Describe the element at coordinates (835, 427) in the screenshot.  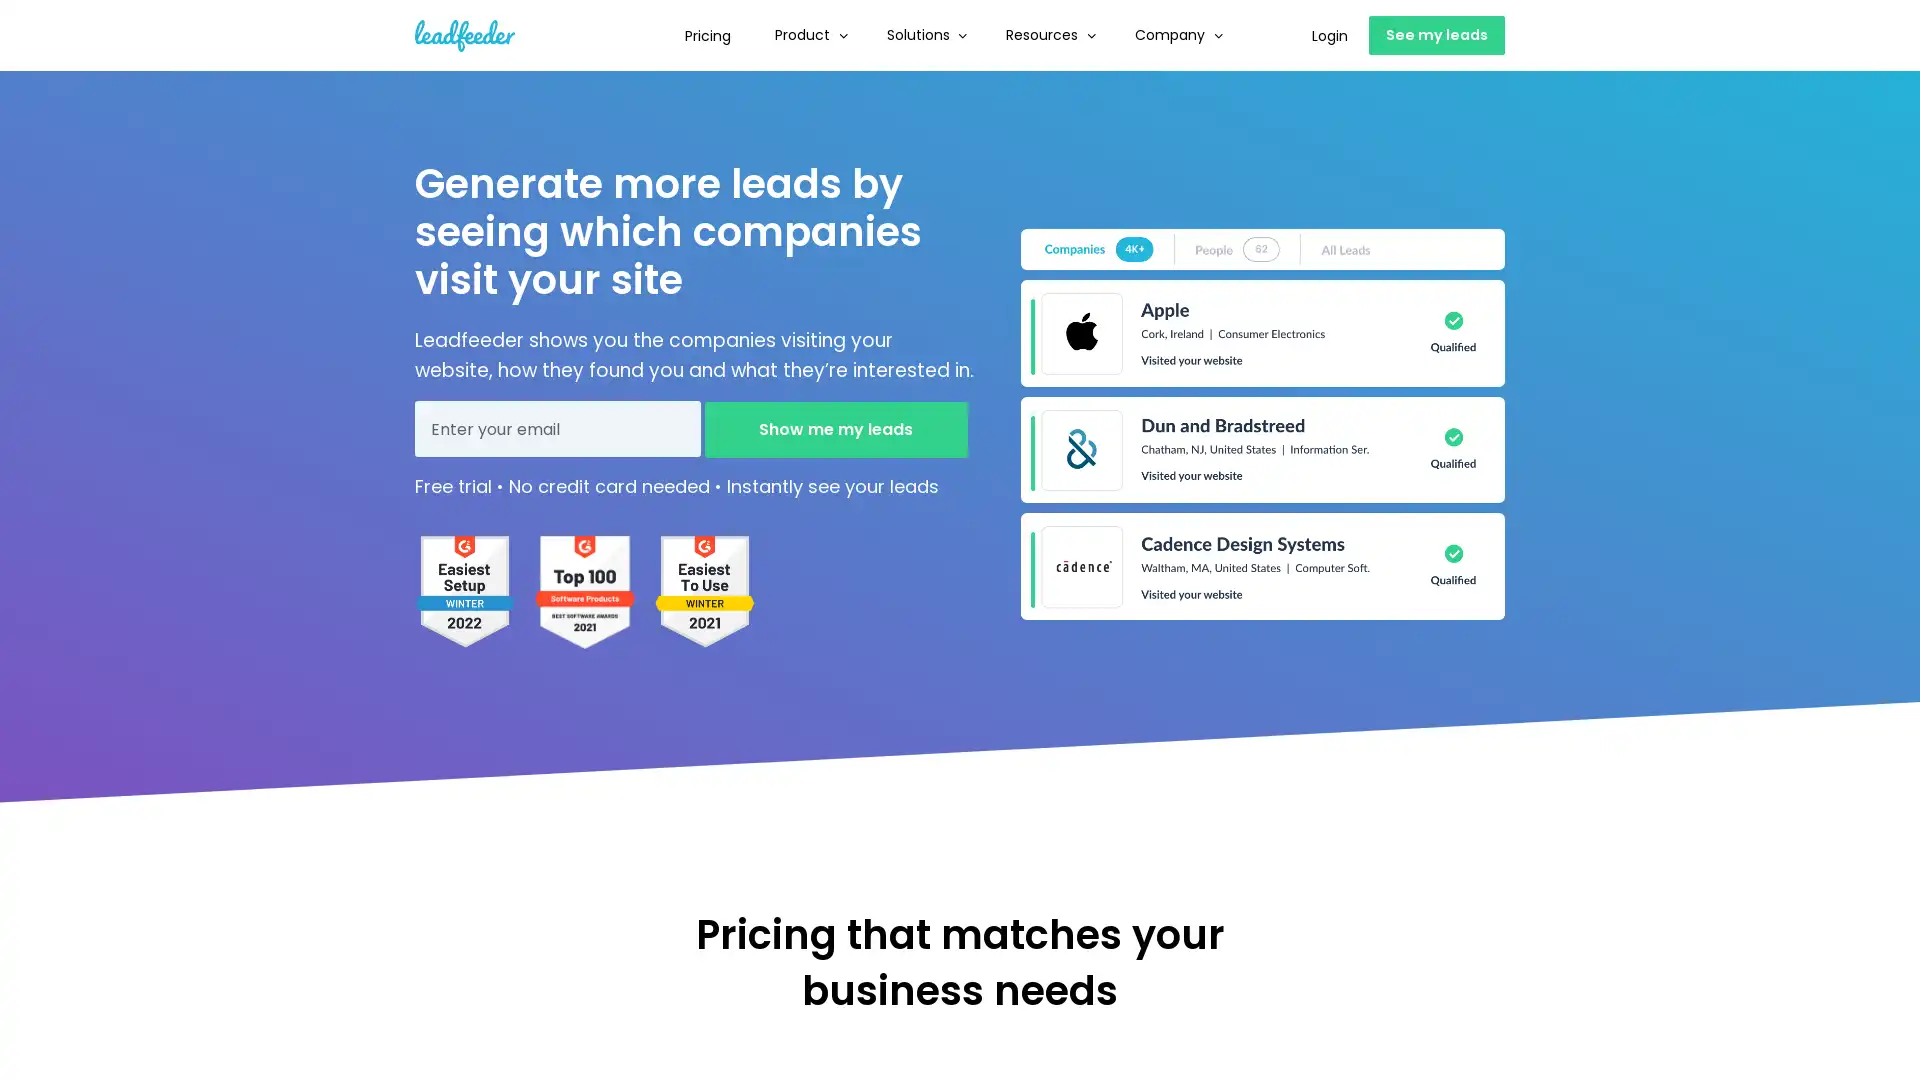
I see `Show me my leads` at that location.